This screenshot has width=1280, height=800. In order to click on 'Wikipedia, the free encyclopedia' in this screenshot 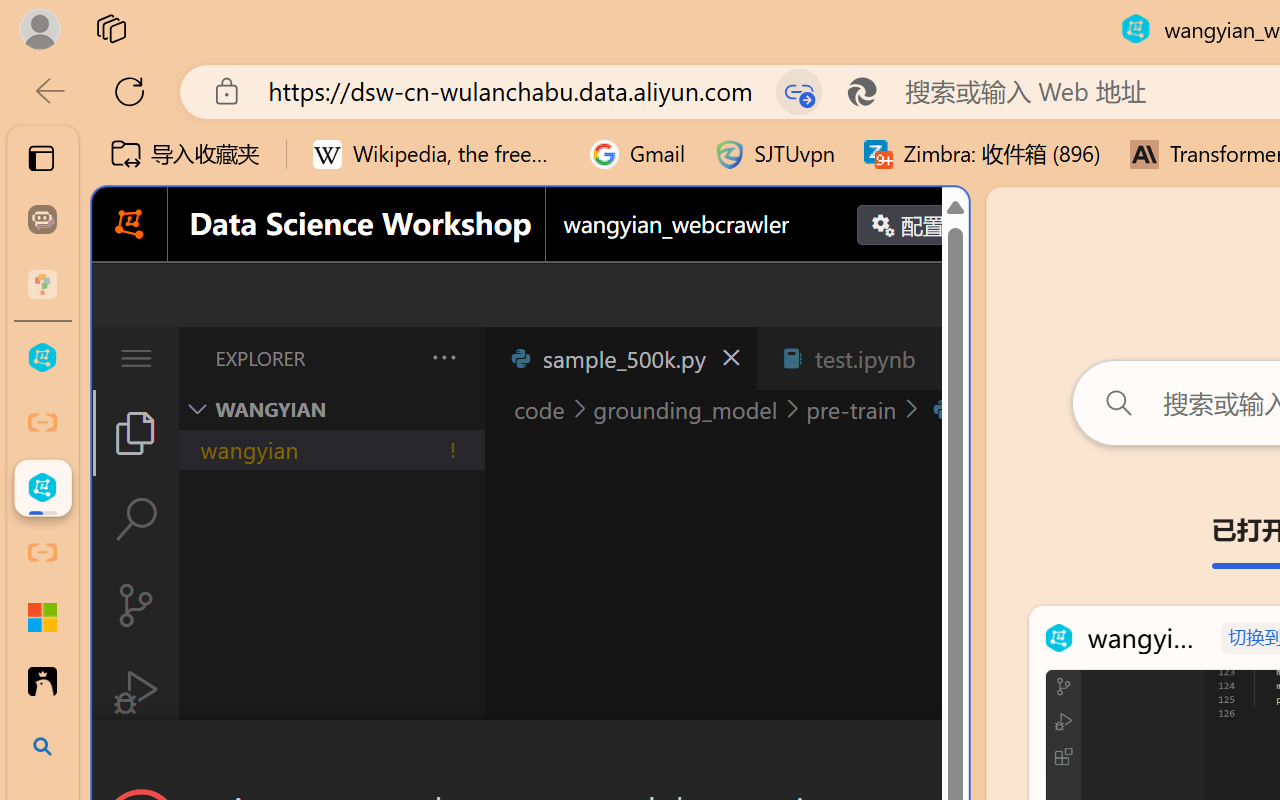, I will do `click(436, 154)`.